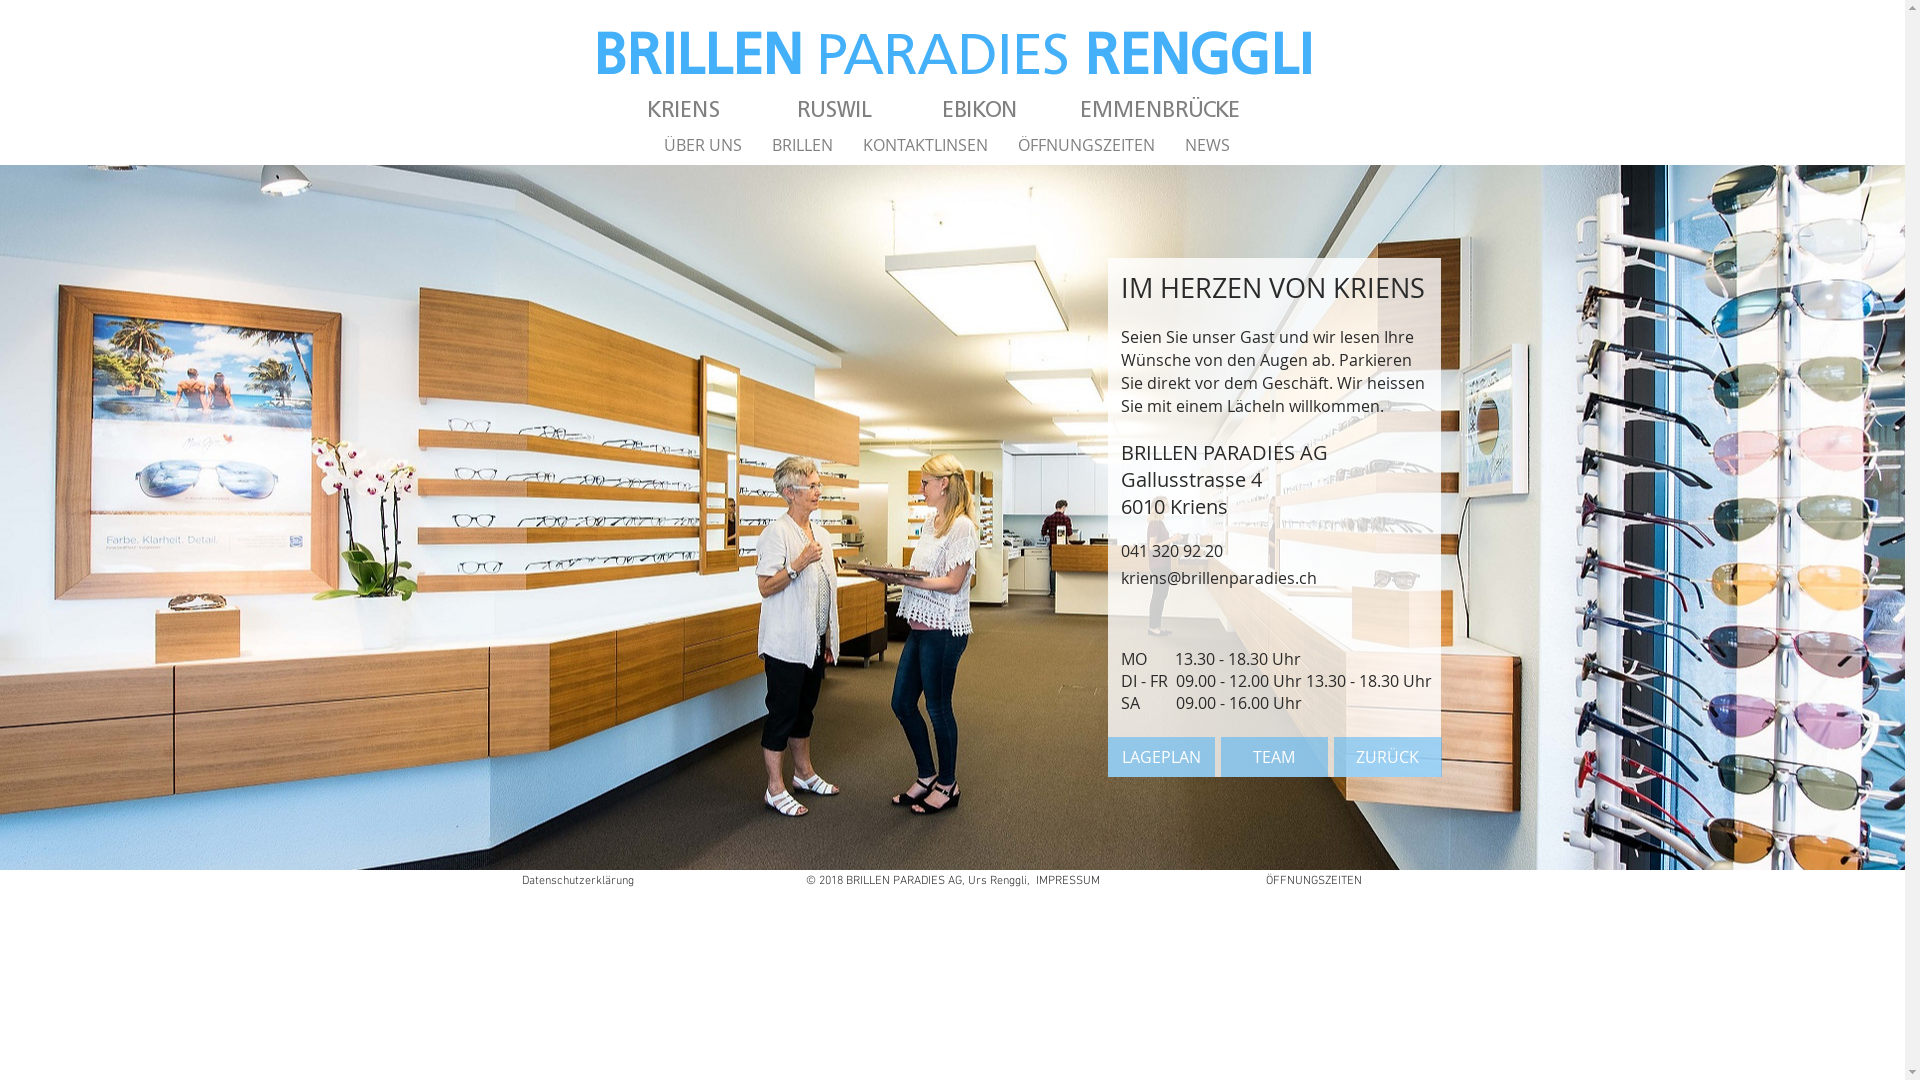 This screenshot has width=1920, height=1080. Describe the element at coordinates (1217, 576) in the screenshot. I see `'kriens@brillenparadies.ch'` at that location.